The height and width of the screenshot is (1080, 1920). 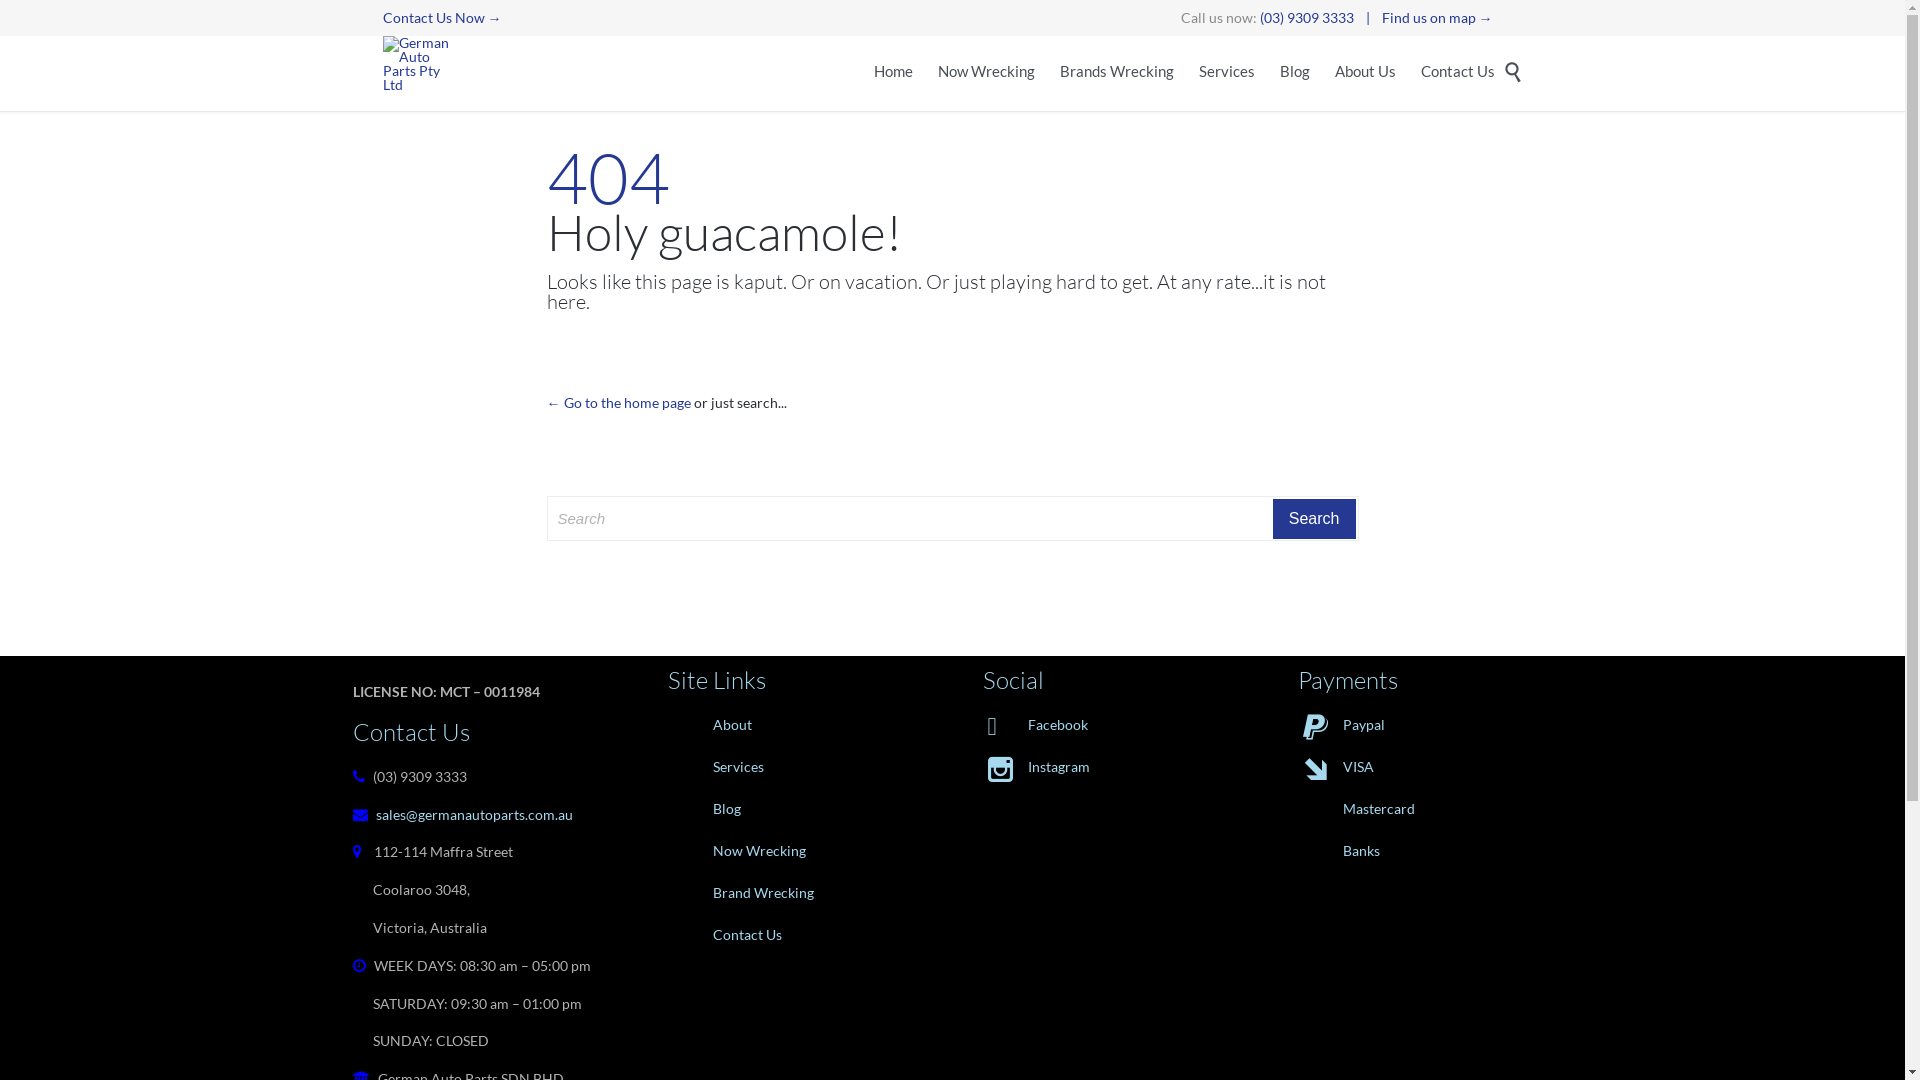 What do you see at coordinates (1059, 72) in the screenshot?
I see `'Brands Wrecking'` at bounding box center [1059, 72].